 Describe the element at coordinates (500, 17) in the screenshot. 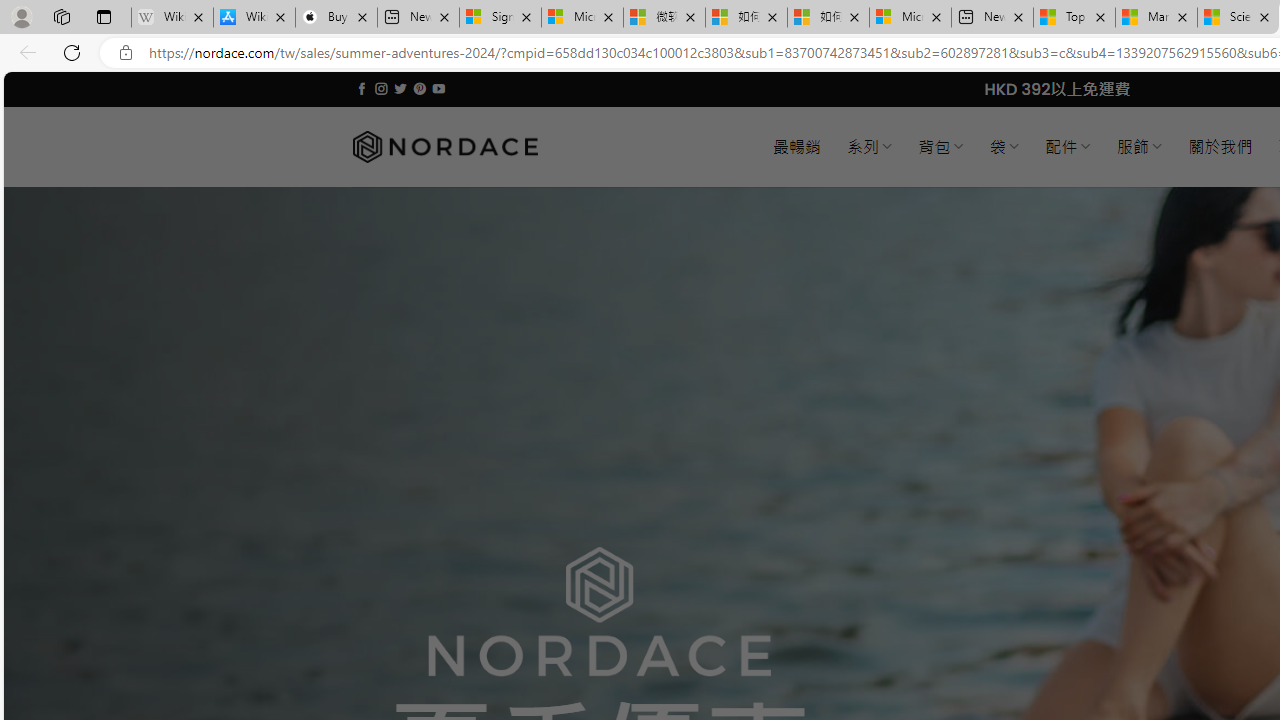

I see `'Sign in to your Microsoft account'` at that location.